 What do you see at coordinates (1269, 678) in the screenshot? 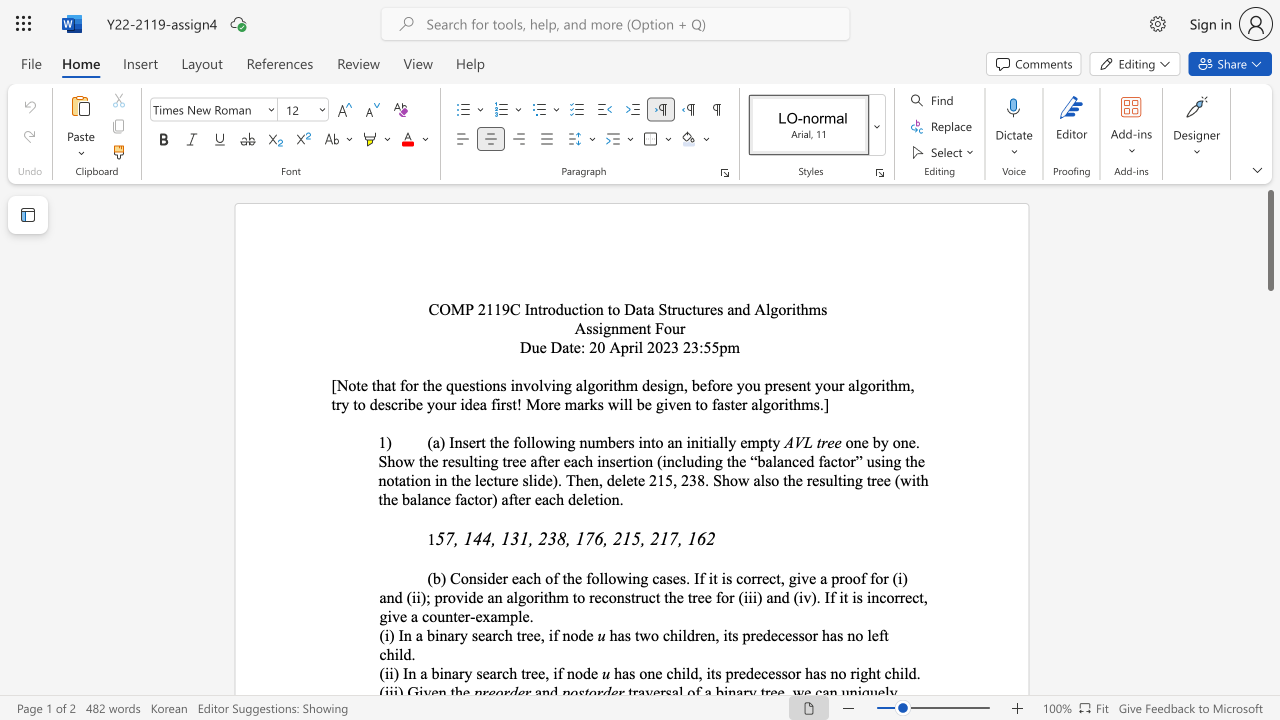
I see `the scrollbar on the right to move the page downward` at bounding box center [1269, 678].